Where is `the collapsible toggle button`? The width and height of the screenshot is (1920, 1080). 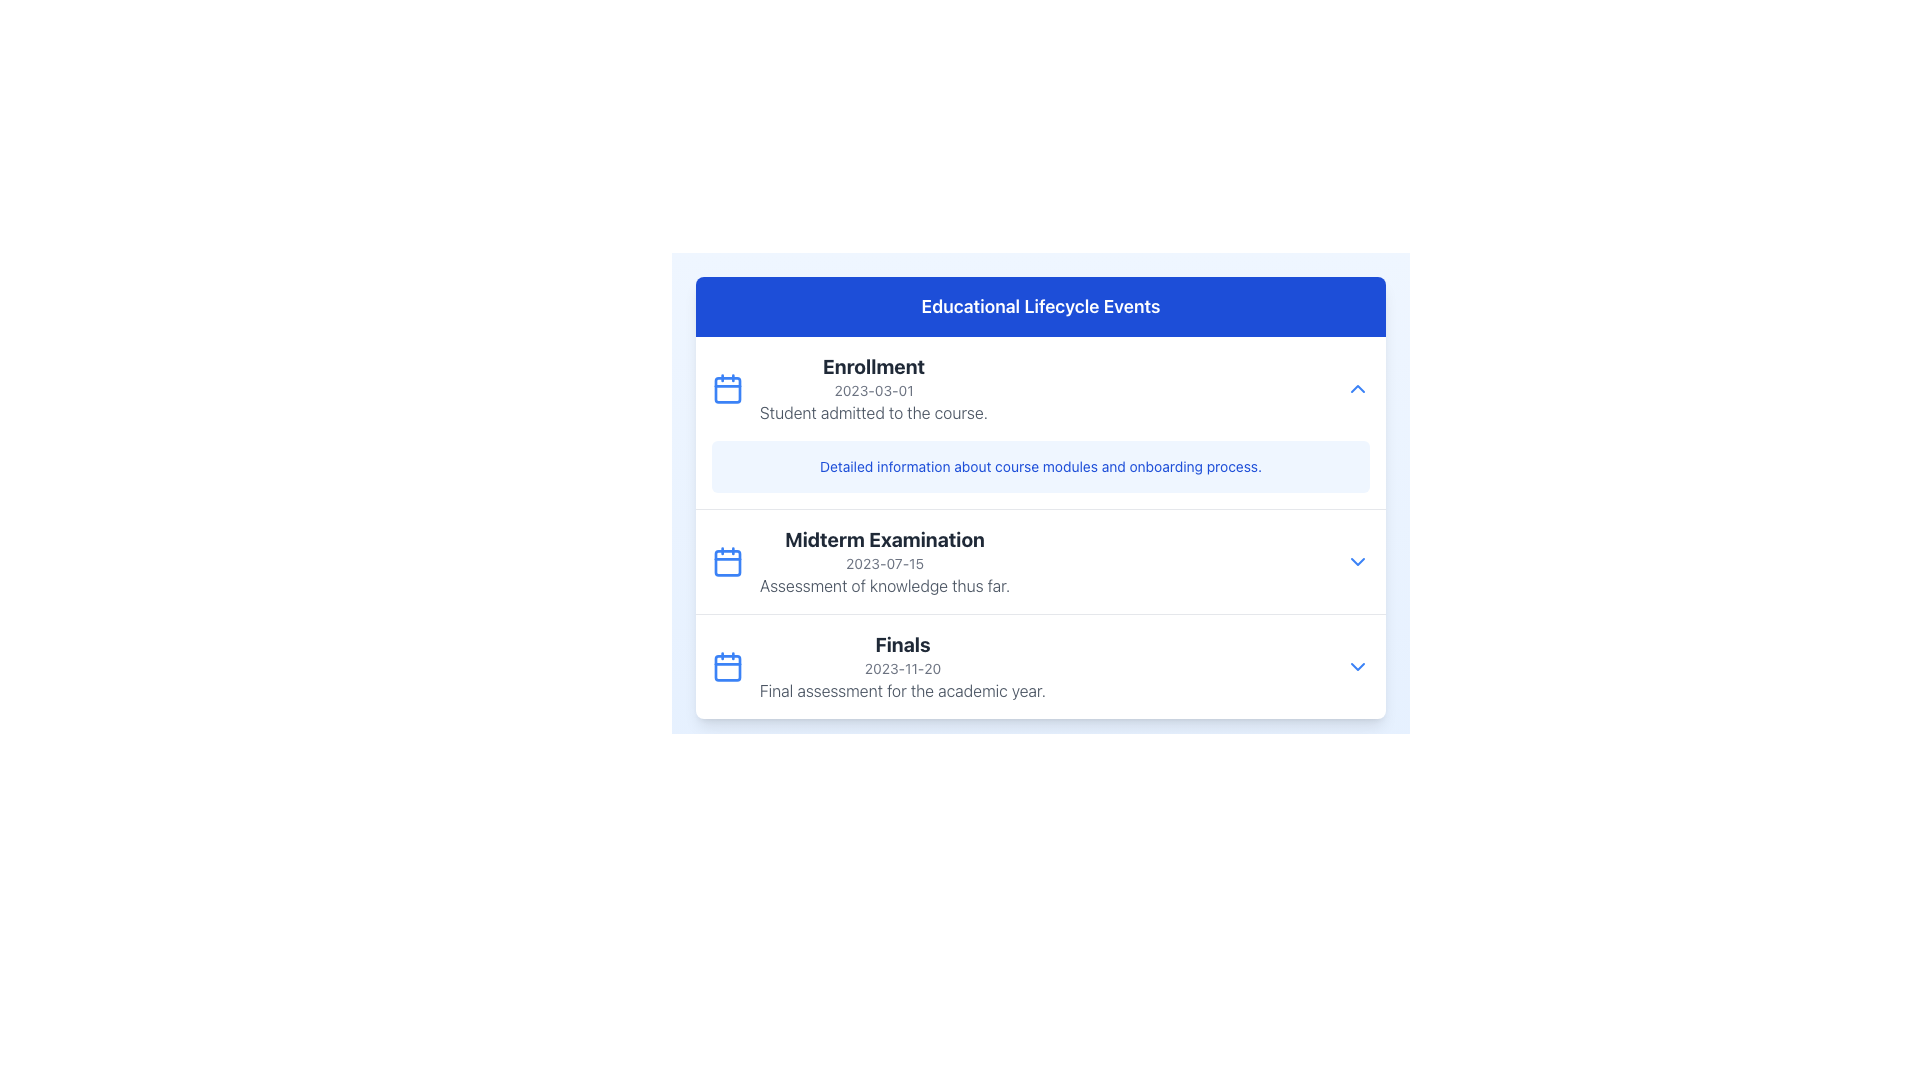 the collapsible toggle button is located at coordinates (1358, 389).